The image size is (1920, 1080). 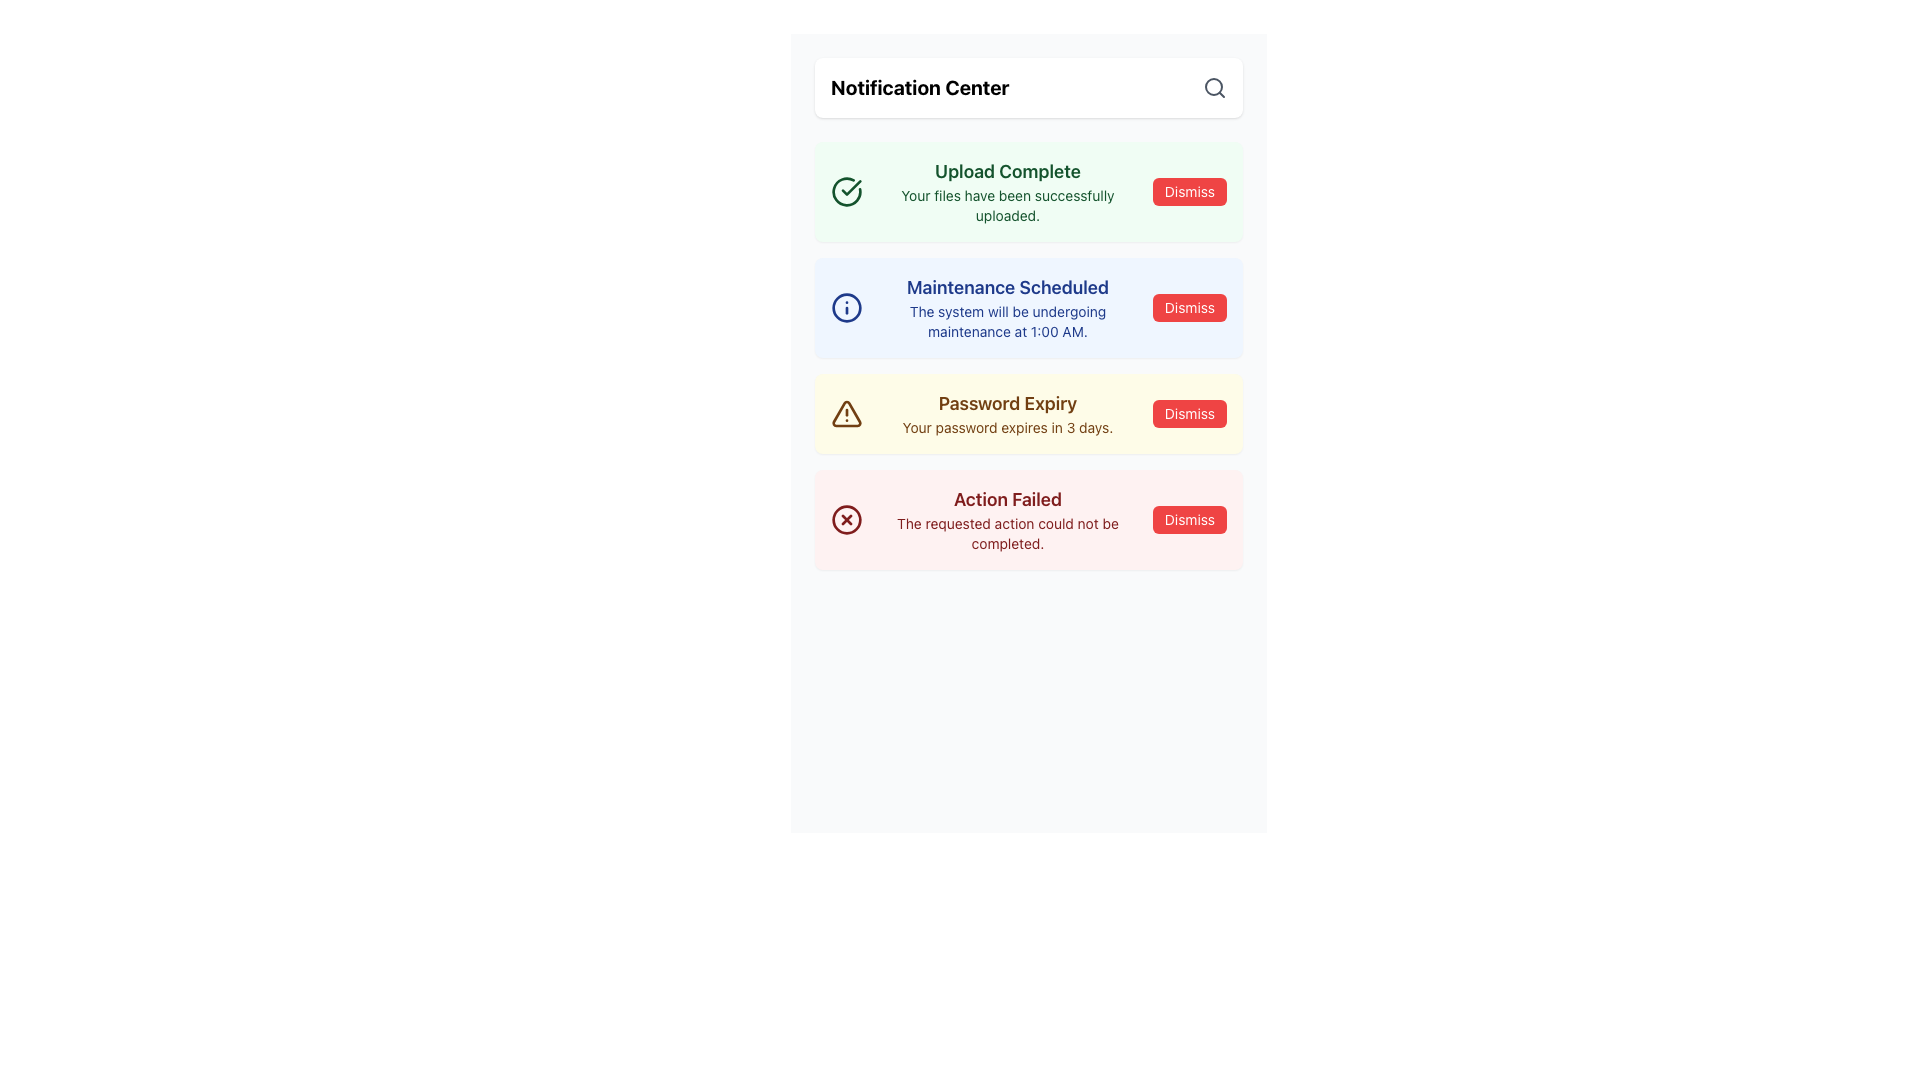 What do you see at coordinates (1008, 427) in the screenshot?
I see `text notification displaying 'Your password expires in 3 days.' located in the 'Notification Center' under the 'Password Expiry' group` at bounding box center [1008, 427].